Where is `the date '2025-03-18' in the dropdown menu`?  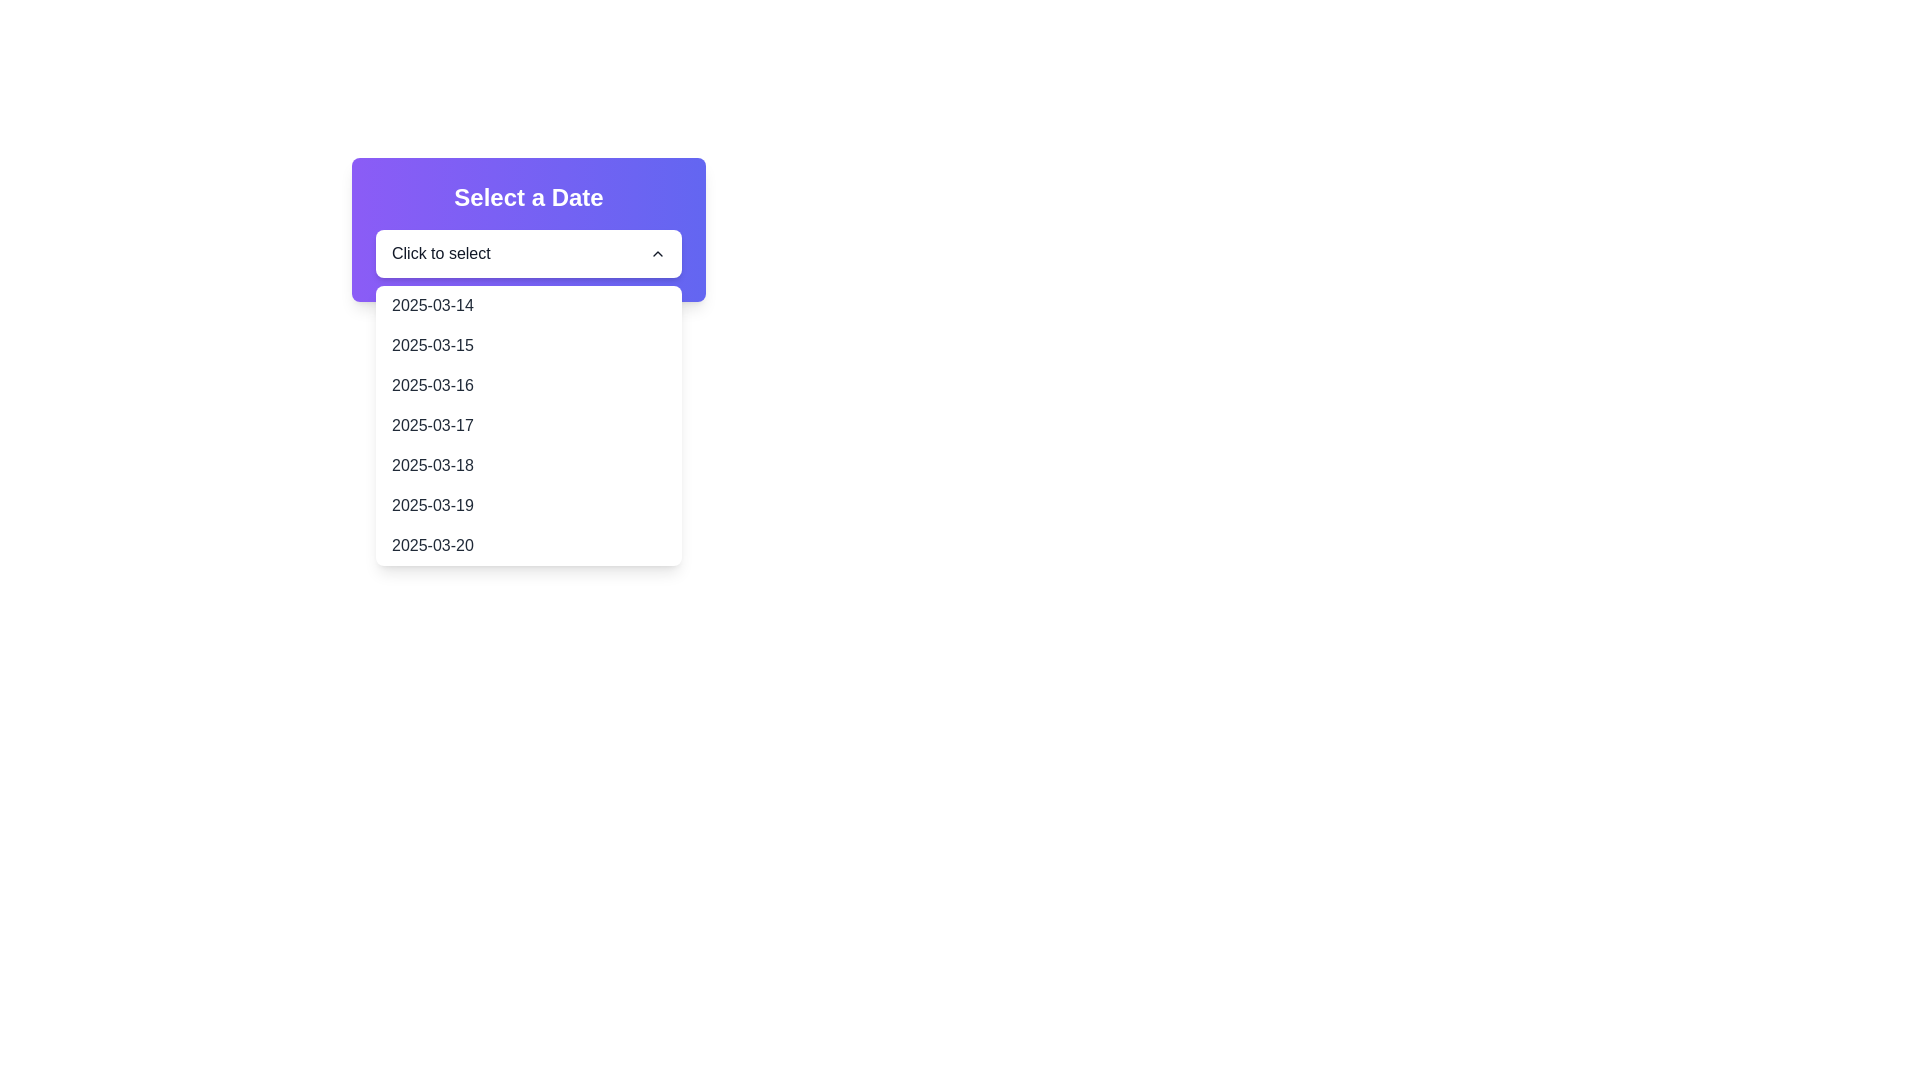
the date '2025-03-18' in the dropdown menu is located at coordinates (431, 466).